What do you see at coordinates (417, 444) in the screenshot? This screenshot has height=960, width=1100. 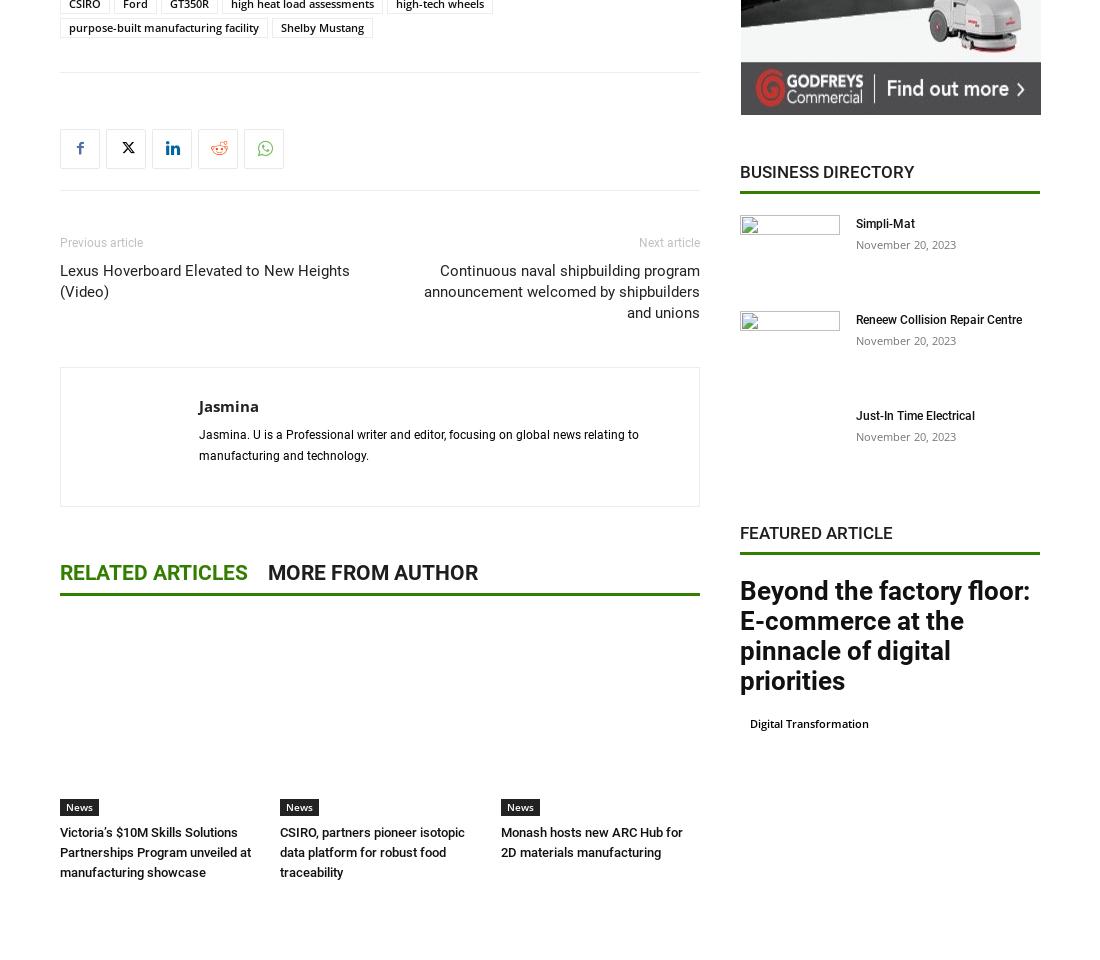 I see `'Jasmina. U is a Professional writer and editor, focusing on global news relating to manufacturing and technology.'` at bounding box center [417, 444].